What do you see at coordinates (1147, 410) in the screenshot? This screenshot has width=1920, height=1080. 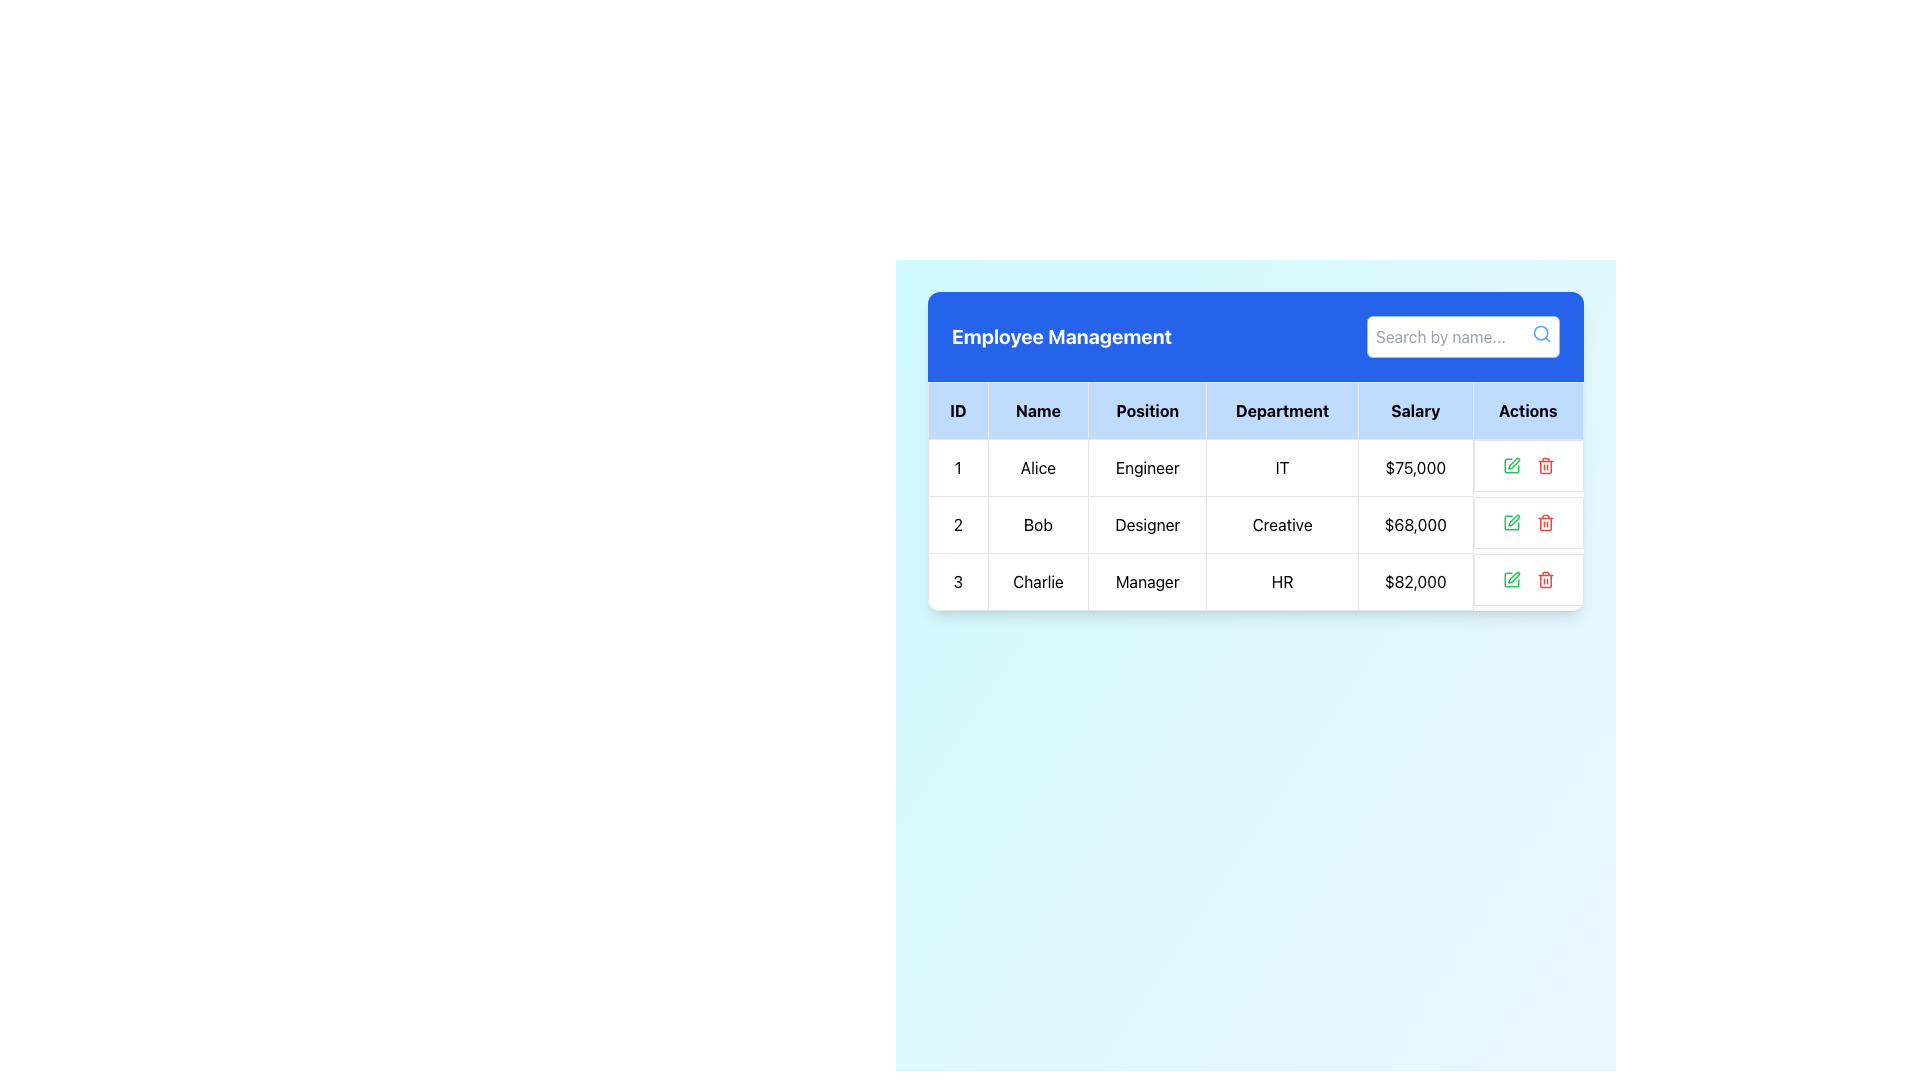 I see `the Table Header Cell for the 'Position' column, which is located in the header row of the table, as the third column between 'Name' and 'Department'` at bounding box center [1147, 410].